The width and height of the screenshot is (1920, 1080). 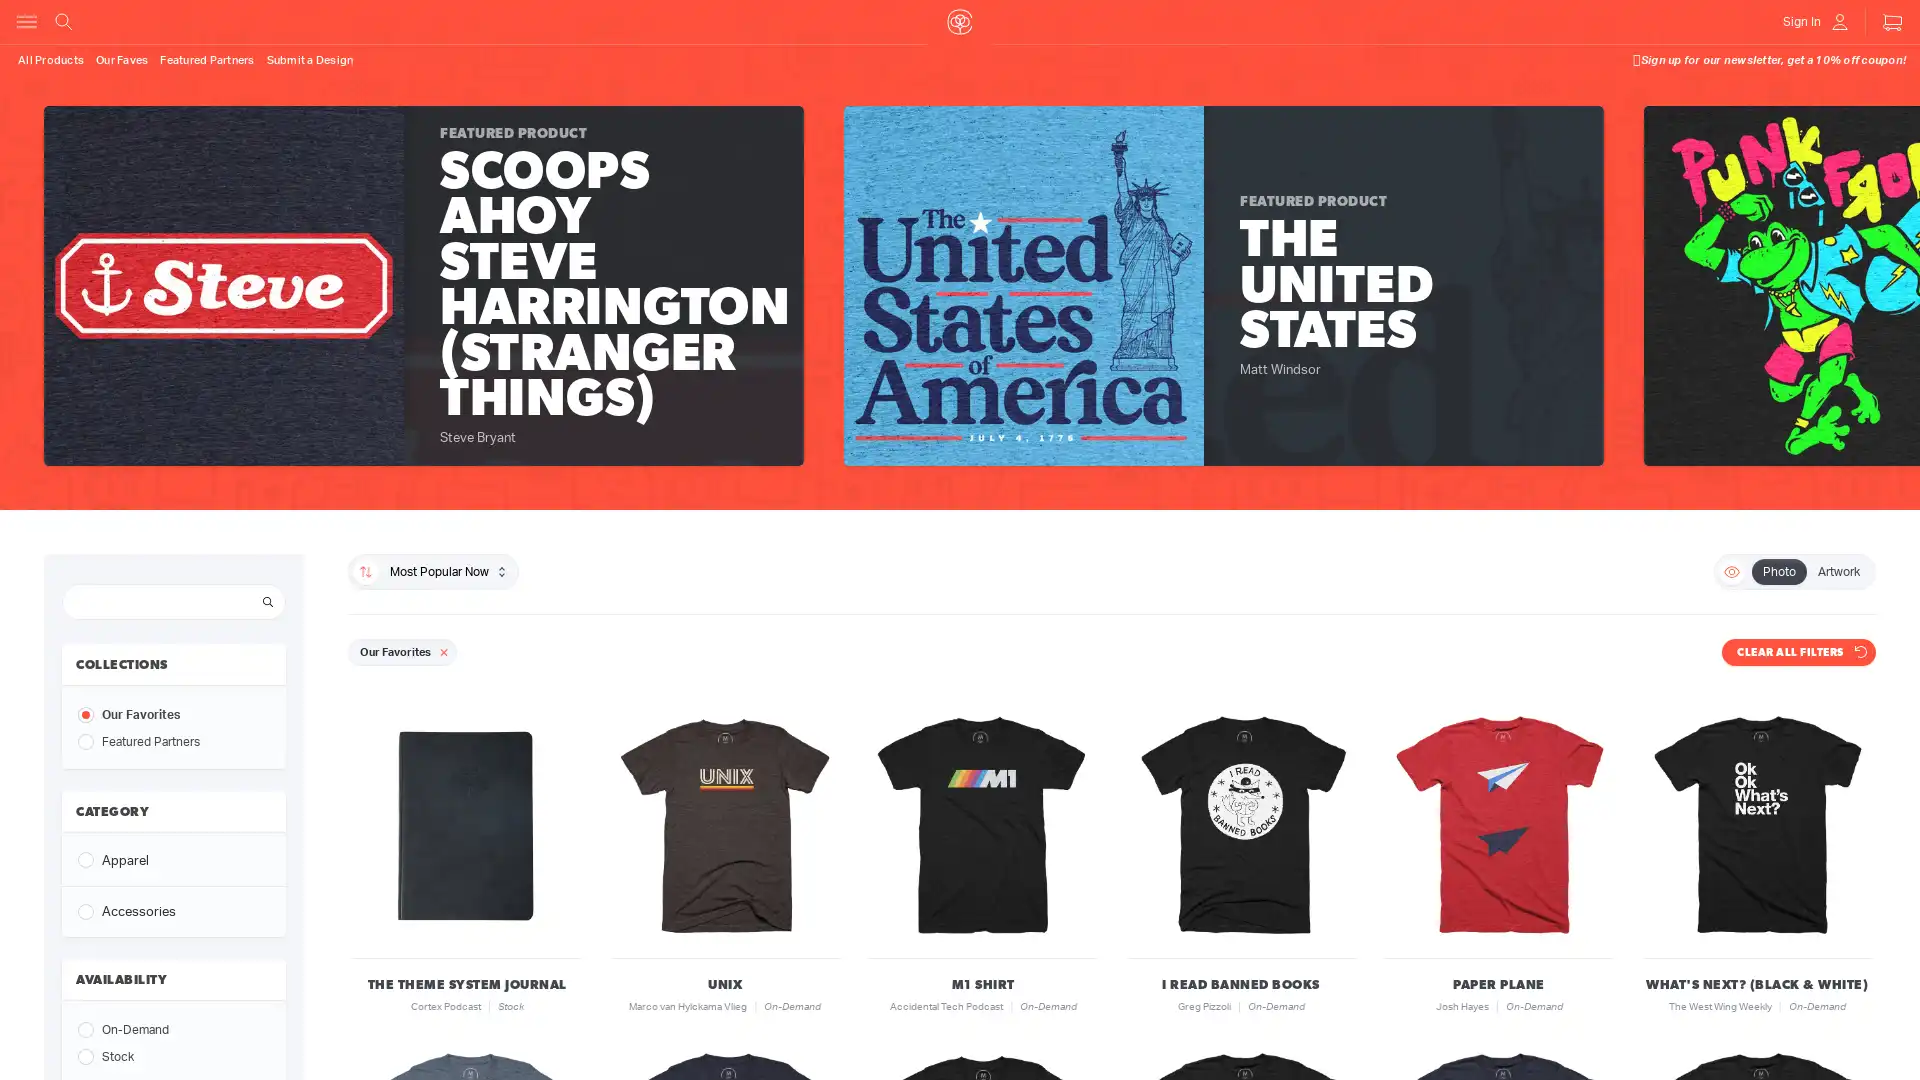 I want to click on CLEAR ALL FILTERS, so click(x=1799, y=677).